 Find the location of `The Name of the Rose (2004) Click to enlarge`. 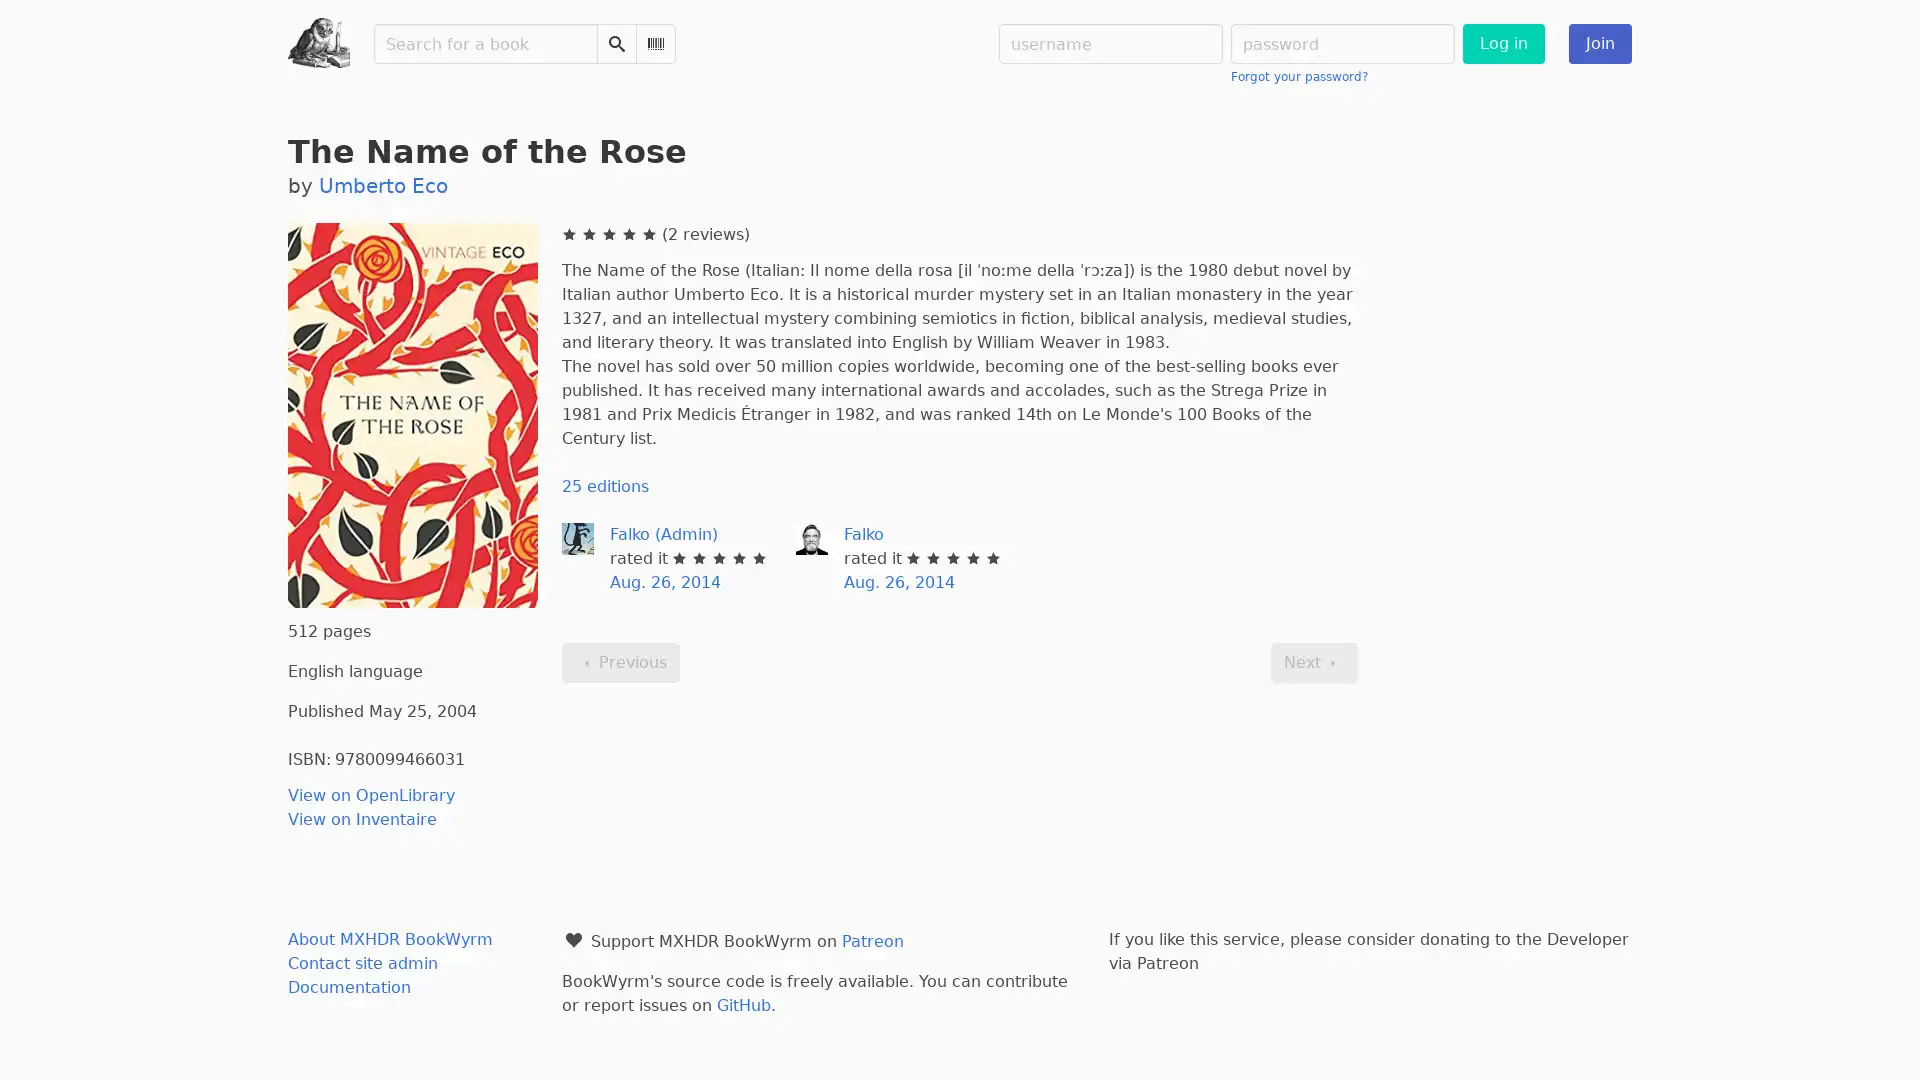

The Name of the Rose (2004) Click to enlarge is located at coordinates (411, 414).